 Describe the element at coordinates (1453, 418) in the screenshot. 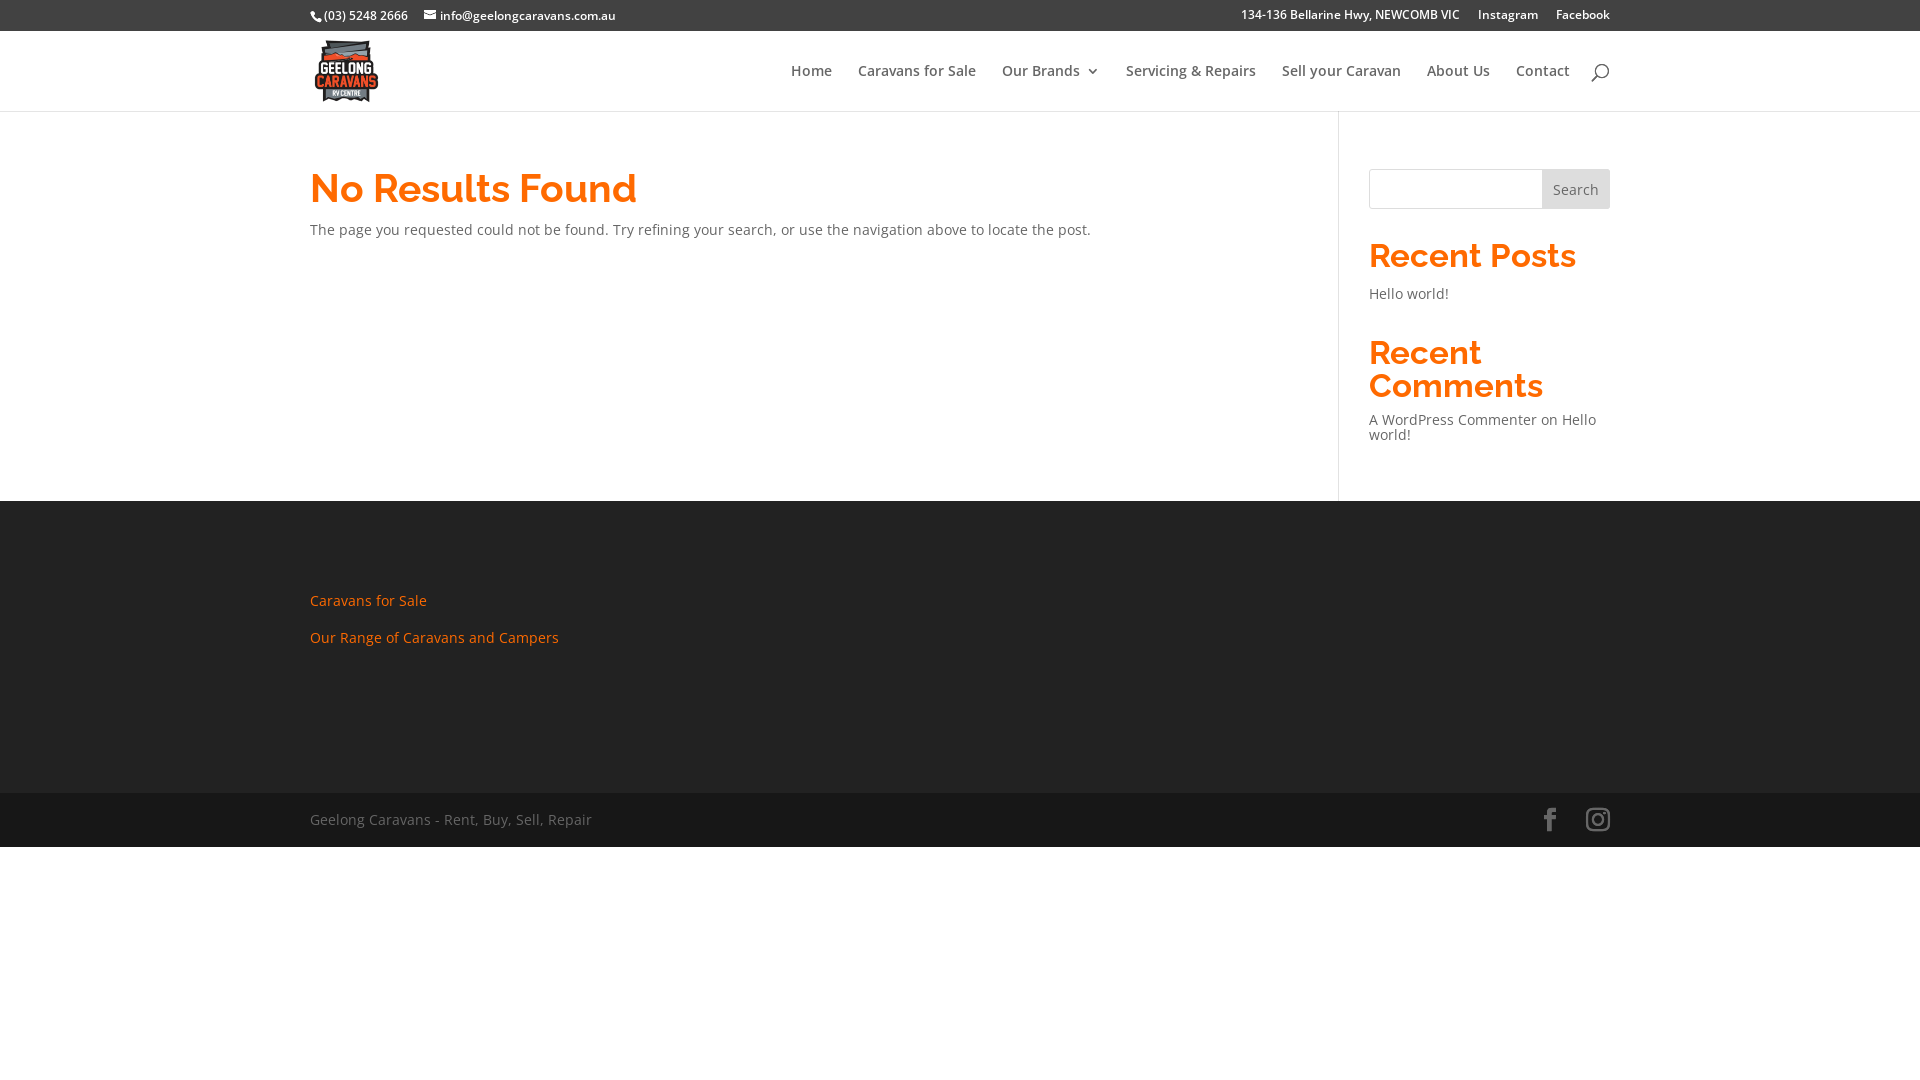

I see `'A WordPress Commenter'` at that location.